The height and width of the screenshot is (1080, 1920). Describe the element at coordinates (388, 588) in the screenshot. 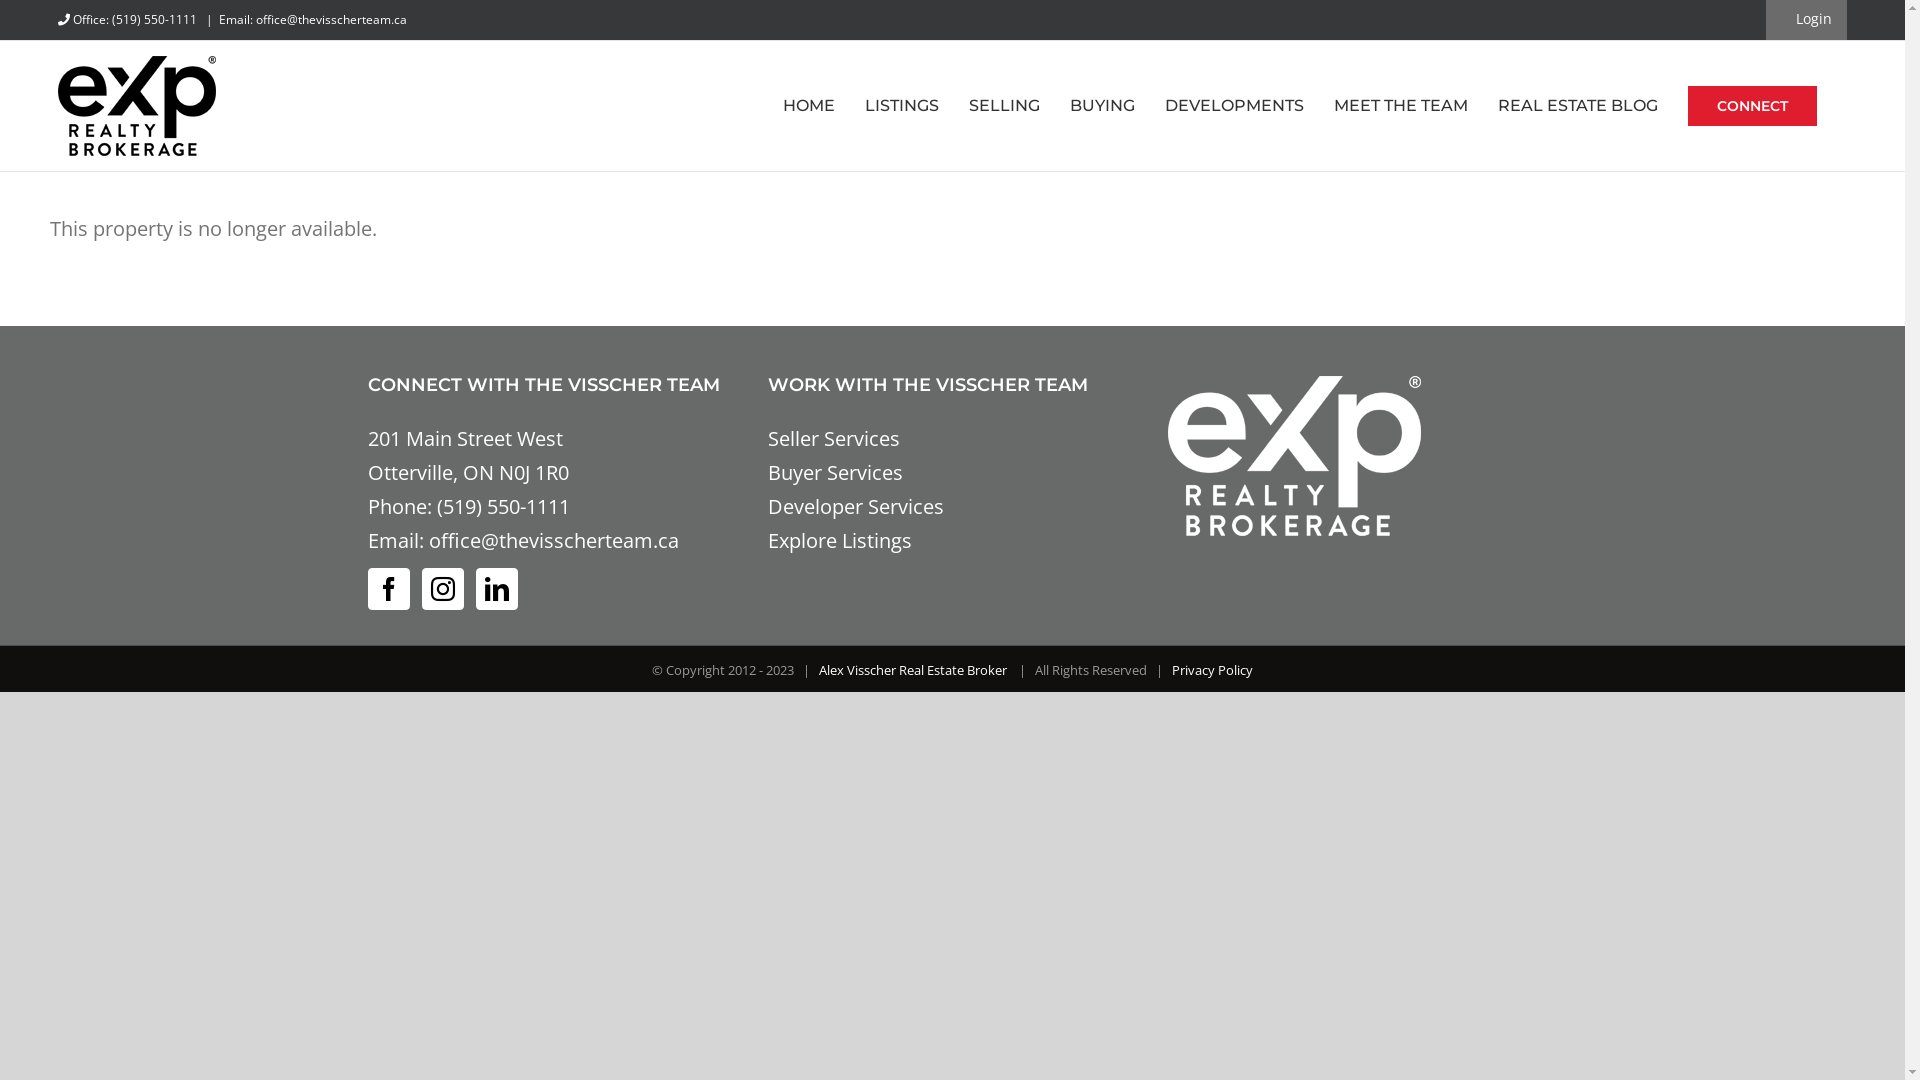

I see `'Facebook'` at that location.